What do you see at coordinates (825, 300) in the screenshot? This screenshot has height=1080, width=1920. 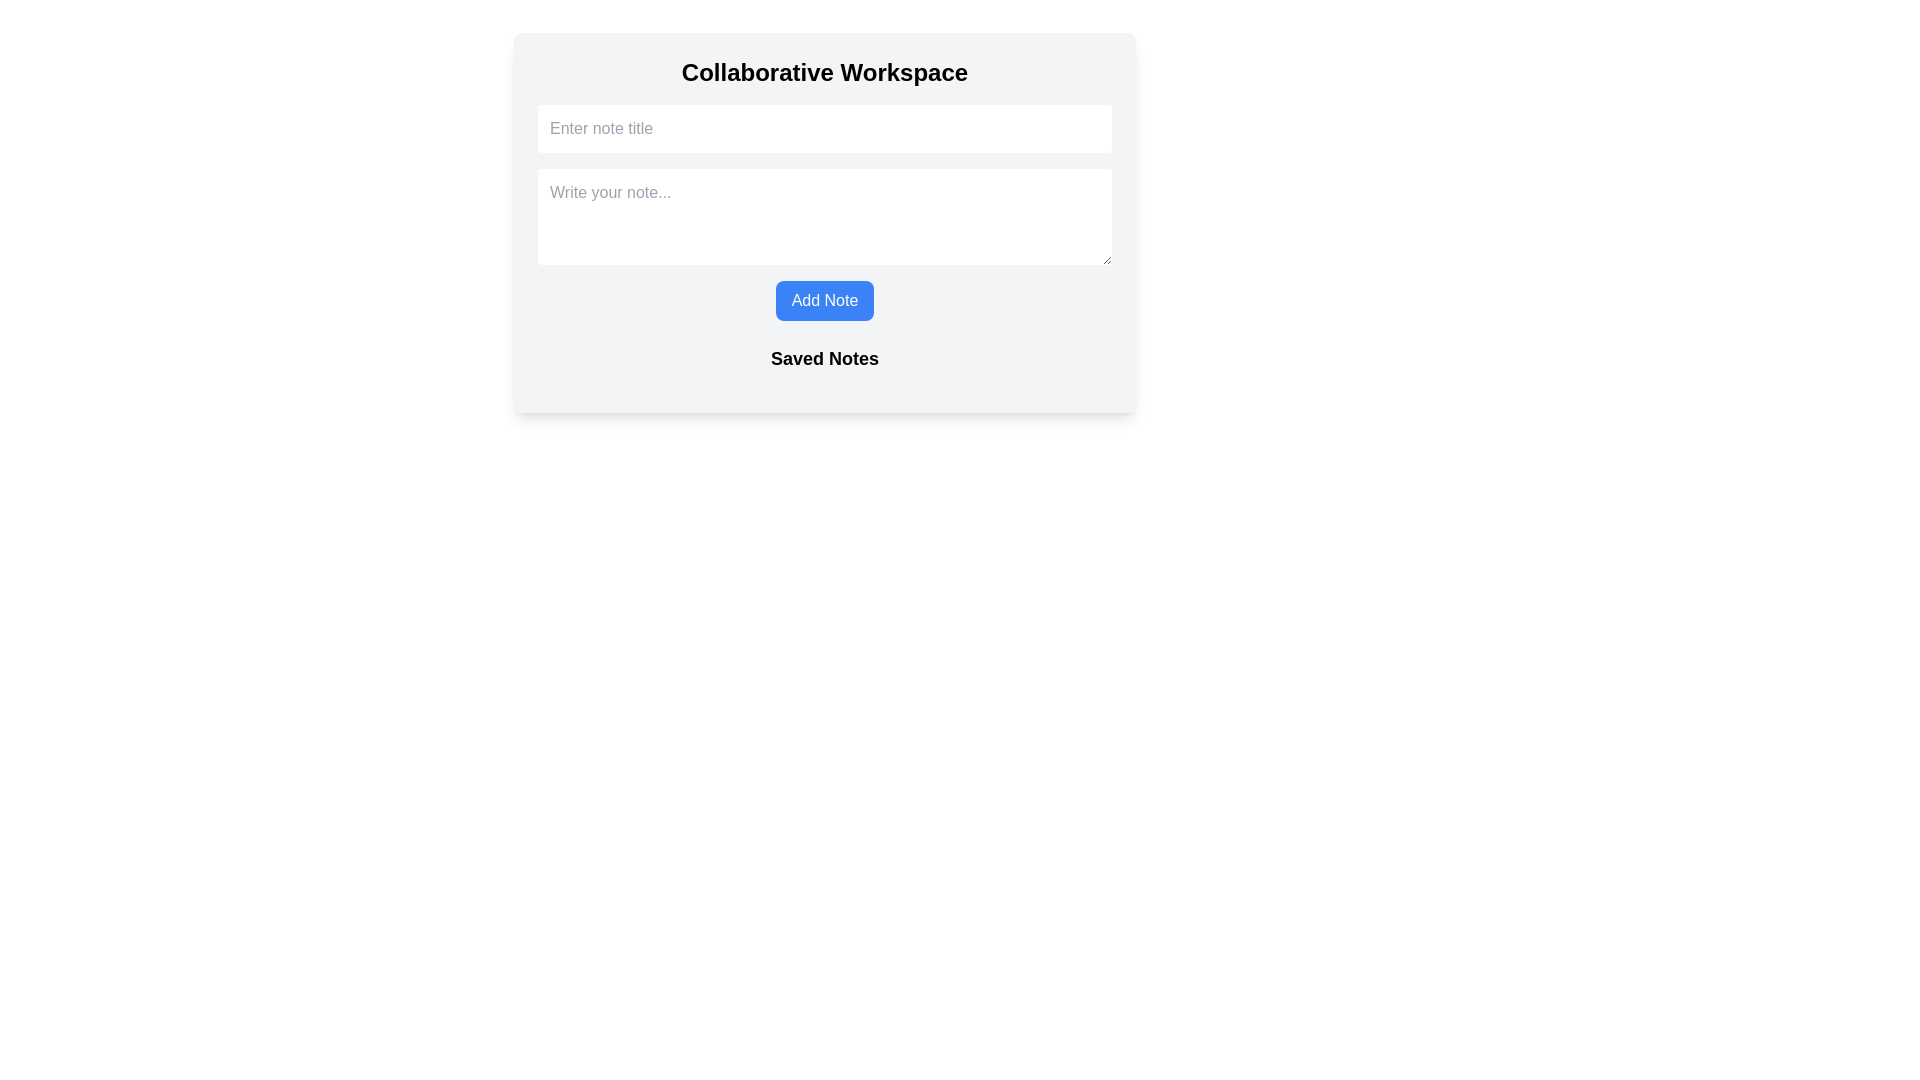 I see `the 'Add Note' button, which is a blue rectangular button with white text, to observe the visual change indicating interactivity` at bounding box center [825, 300].